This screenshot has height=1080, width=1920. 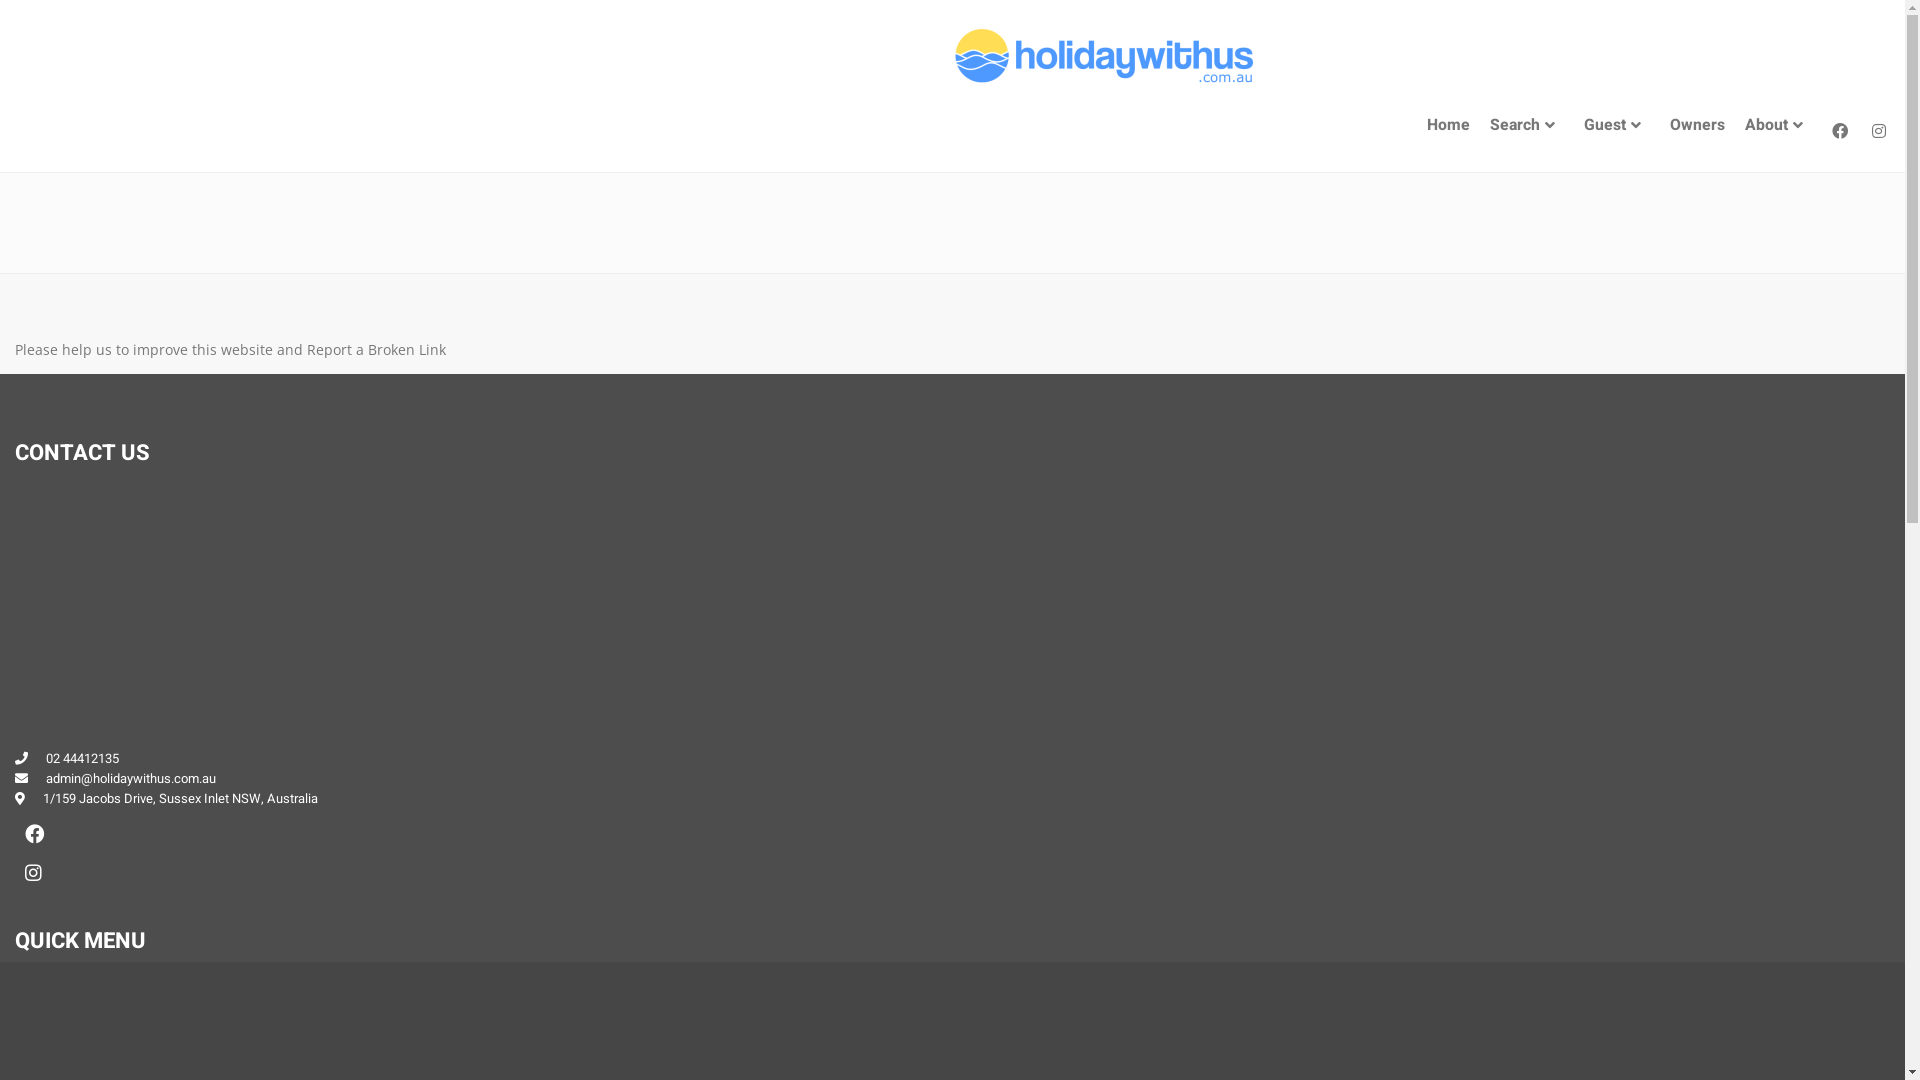 What do you see at coordinates (1617, 125) in the screenshot?
I see `'Guest'` at bounding box center [1617, 125].